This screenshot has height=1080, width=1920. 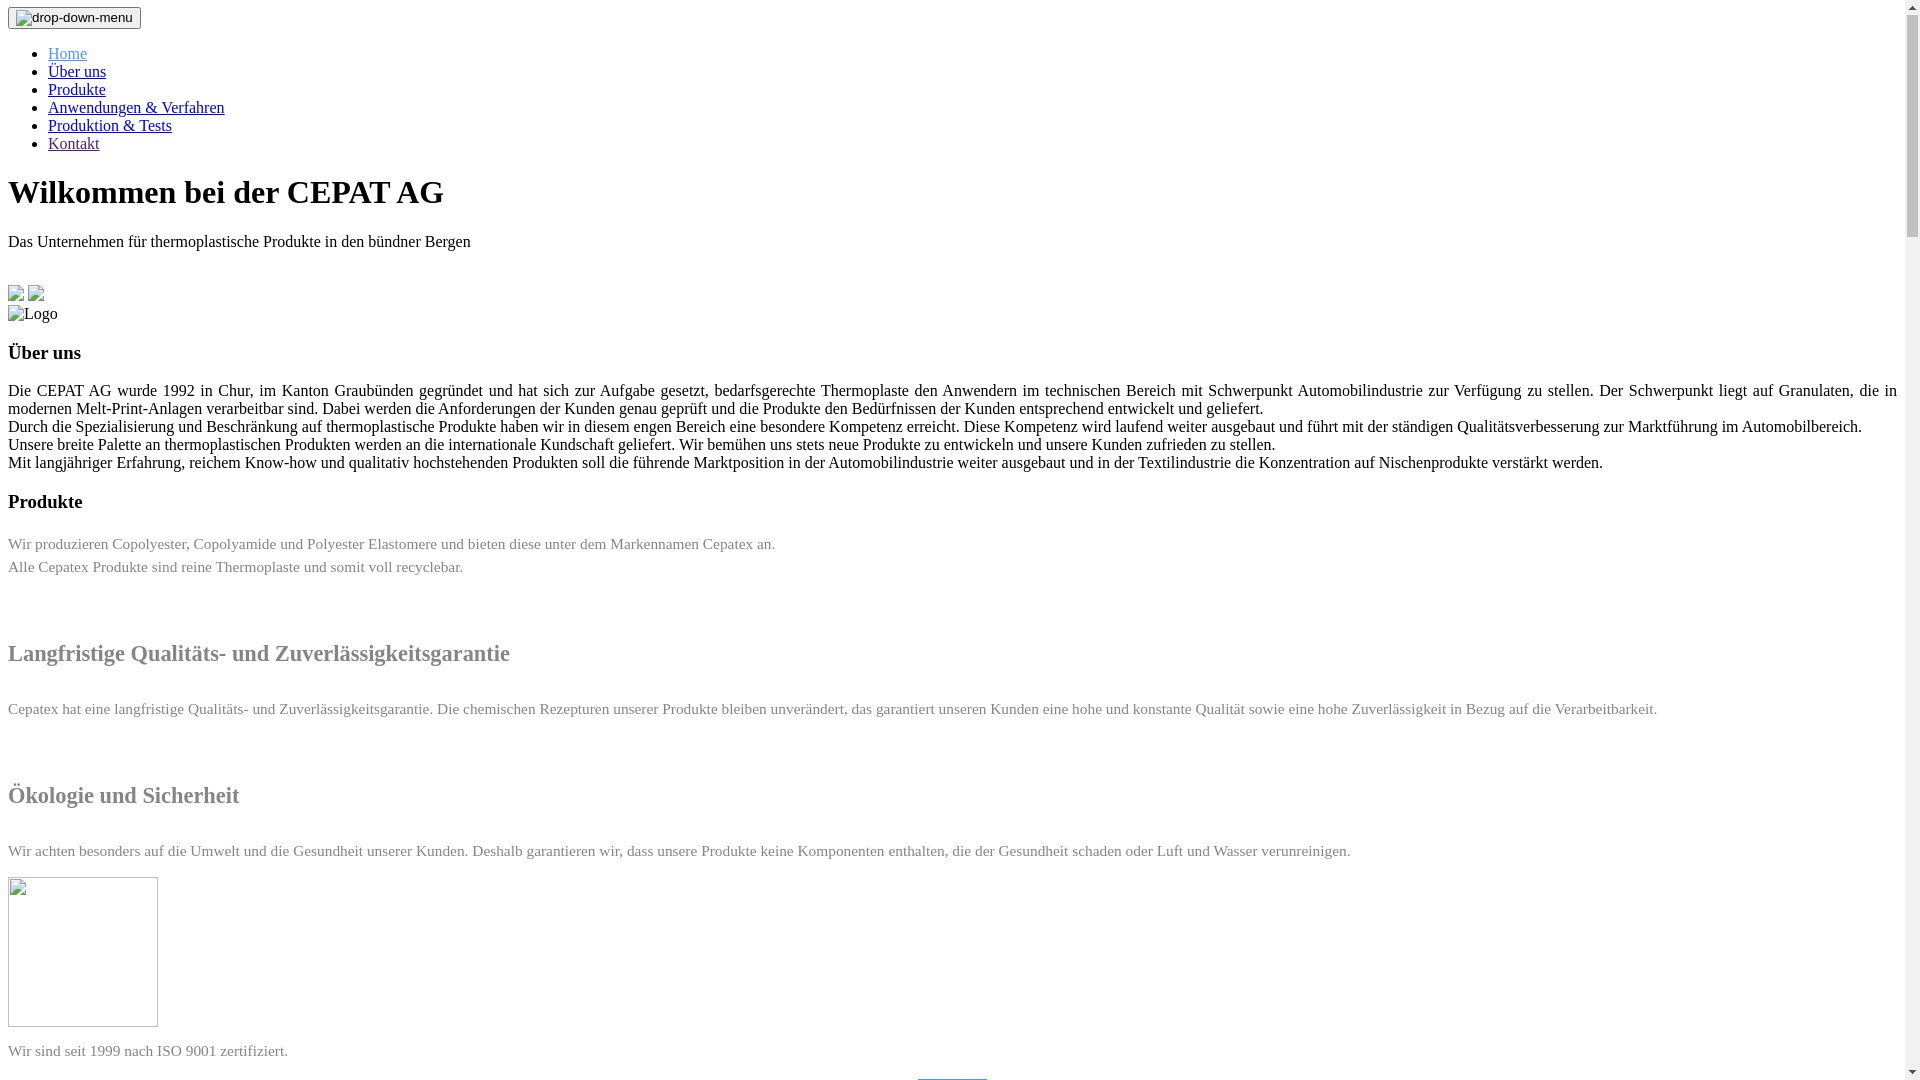 What do you see at coordinates (48, 143) in the screenshot?
I see `'Kontakt'` at bounding box center [48, 143].